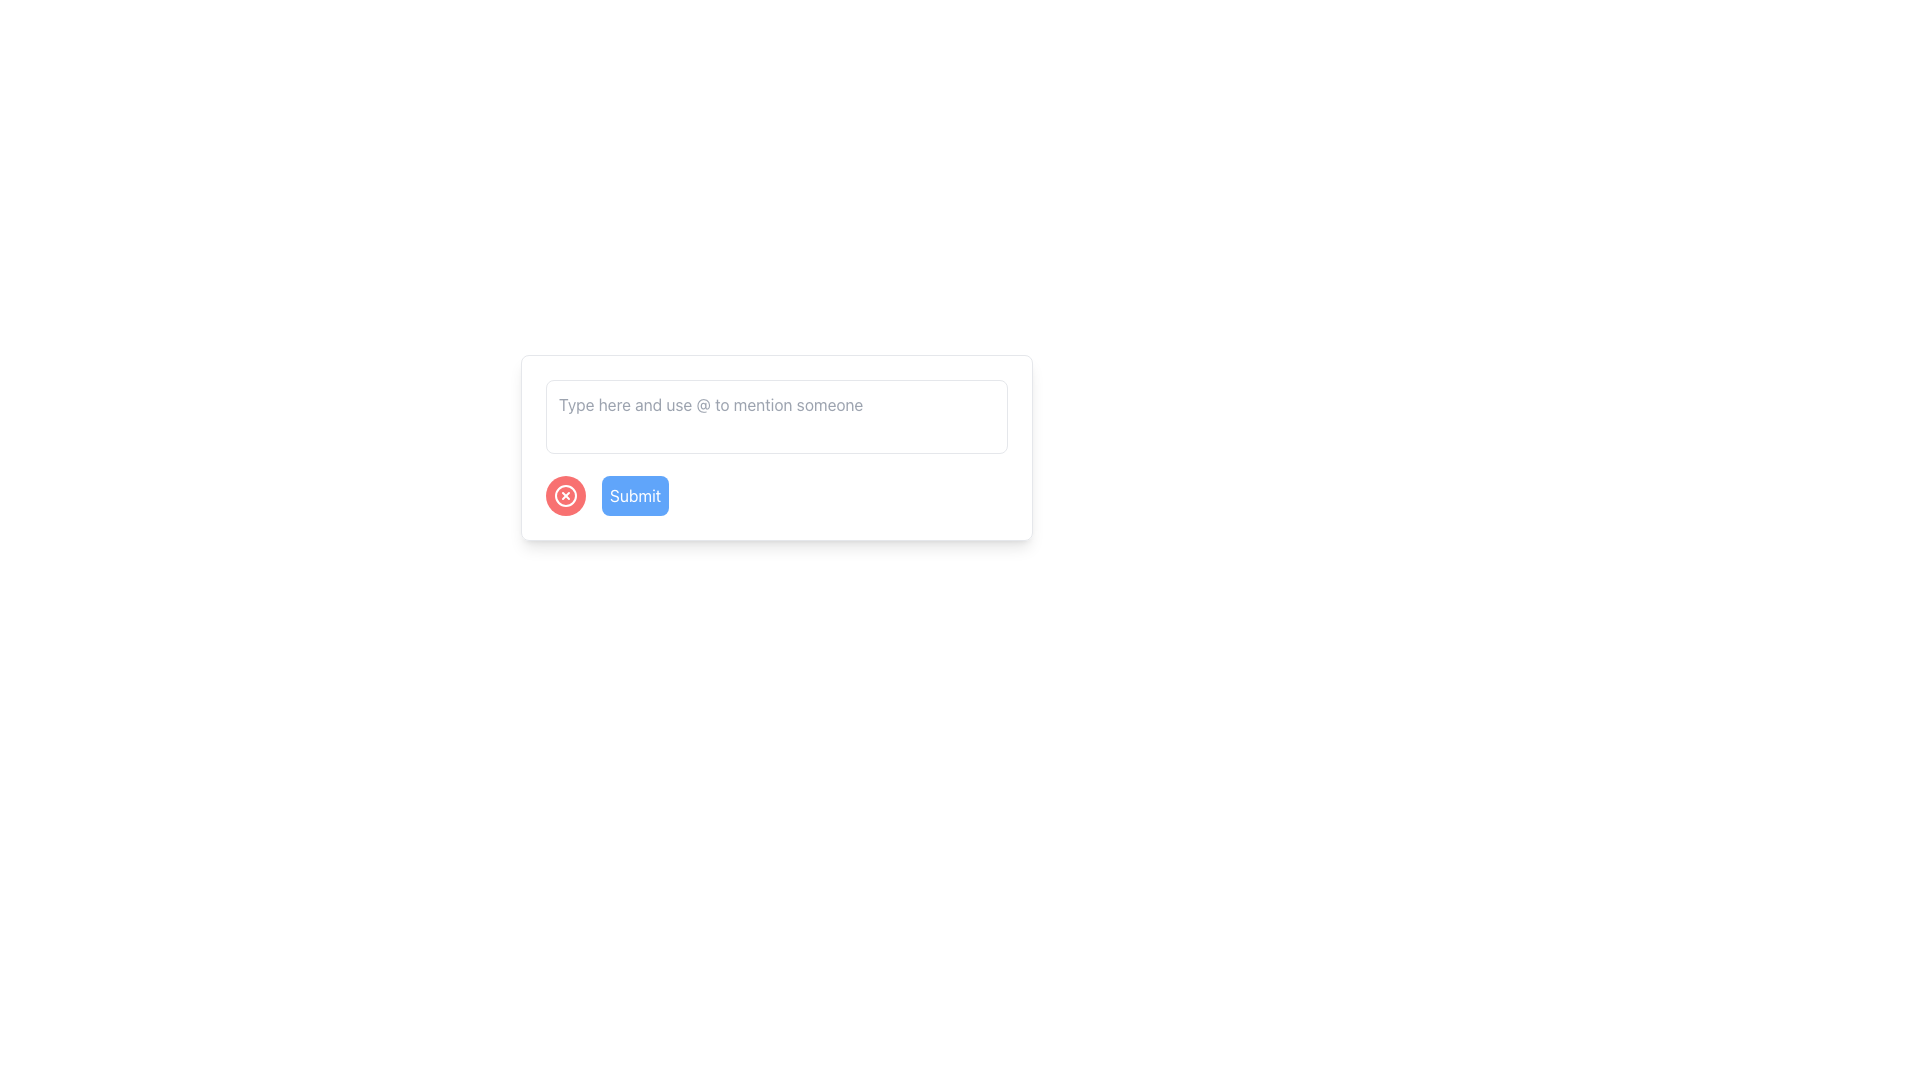 The image size is (1920, 1080). I want to click on the red circular button with an 'X' icon, so click(565, 495).